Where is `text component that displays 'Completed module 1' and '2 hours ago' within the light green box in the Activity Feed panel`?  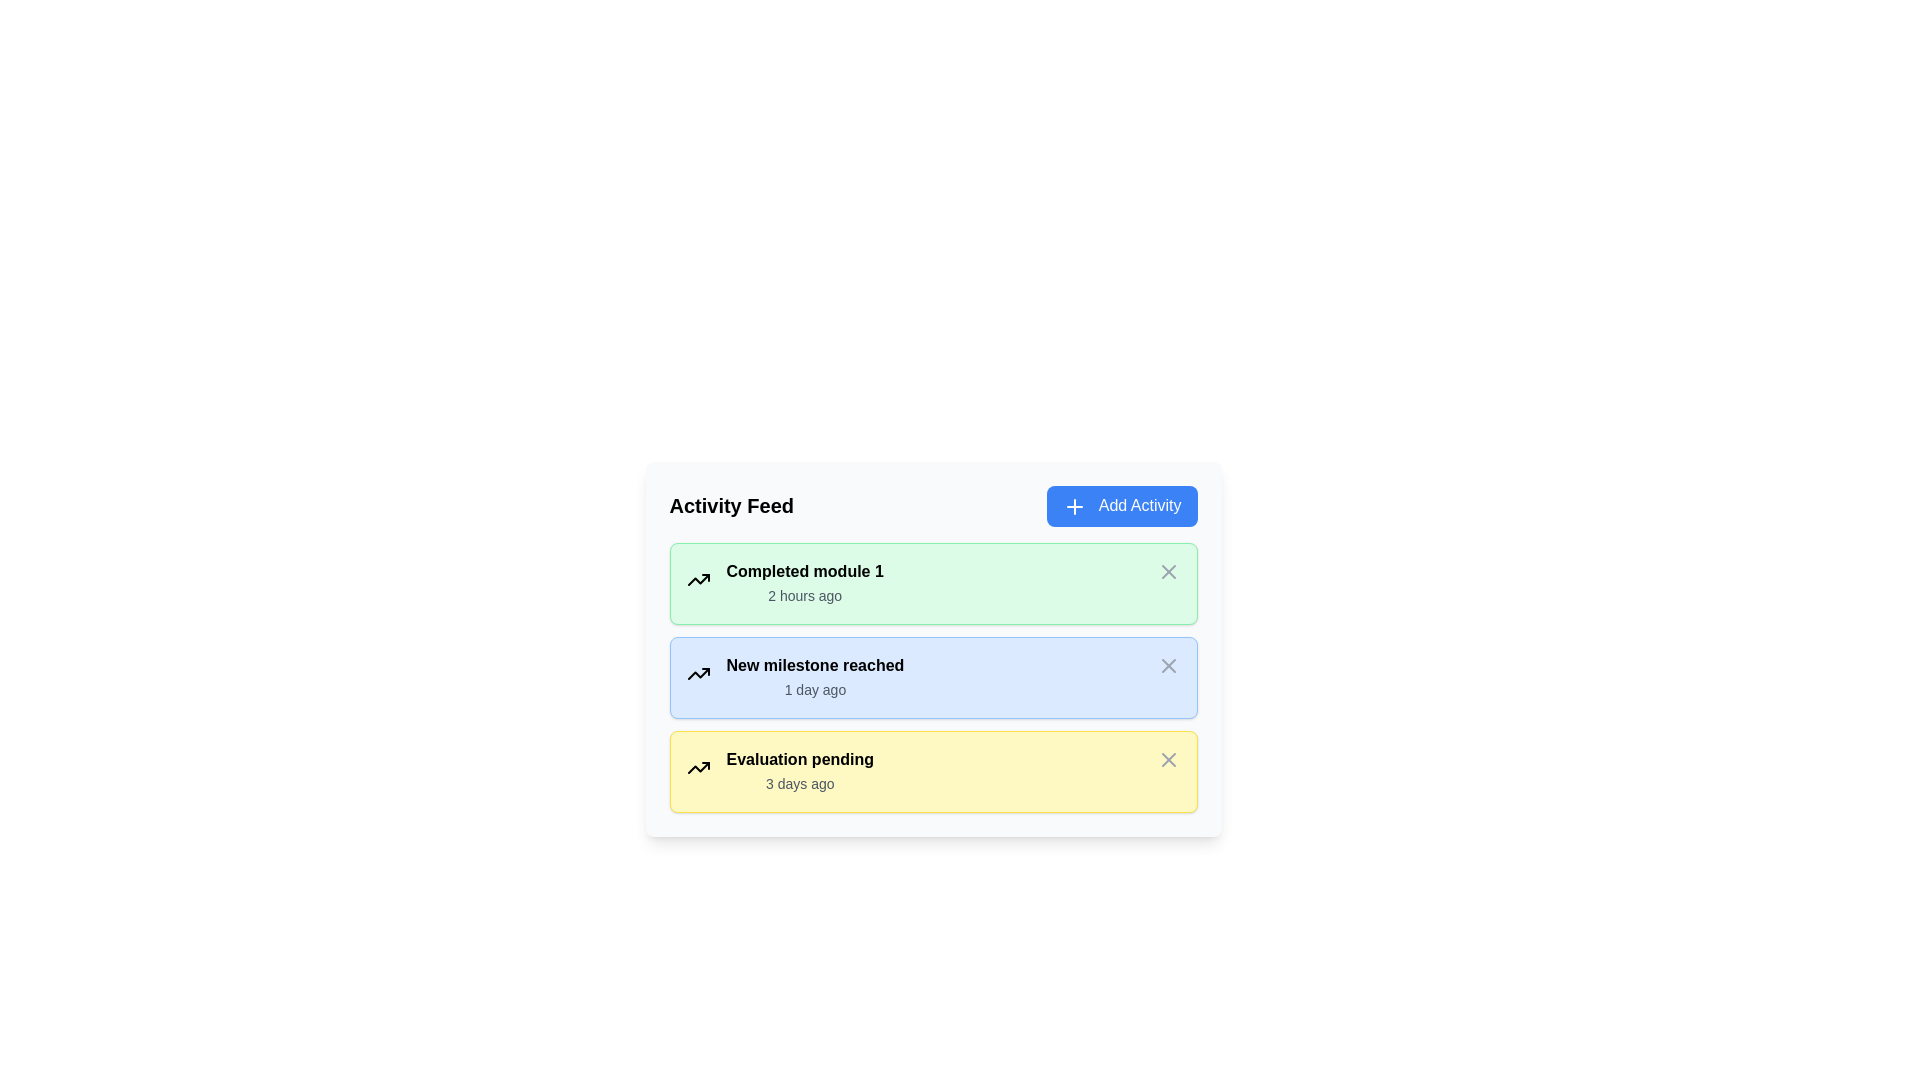 text component that displays 'Completed module 1' and '2 hours ago' within the light green box in the Activity Feed panel is located at coordinates (805, 583).